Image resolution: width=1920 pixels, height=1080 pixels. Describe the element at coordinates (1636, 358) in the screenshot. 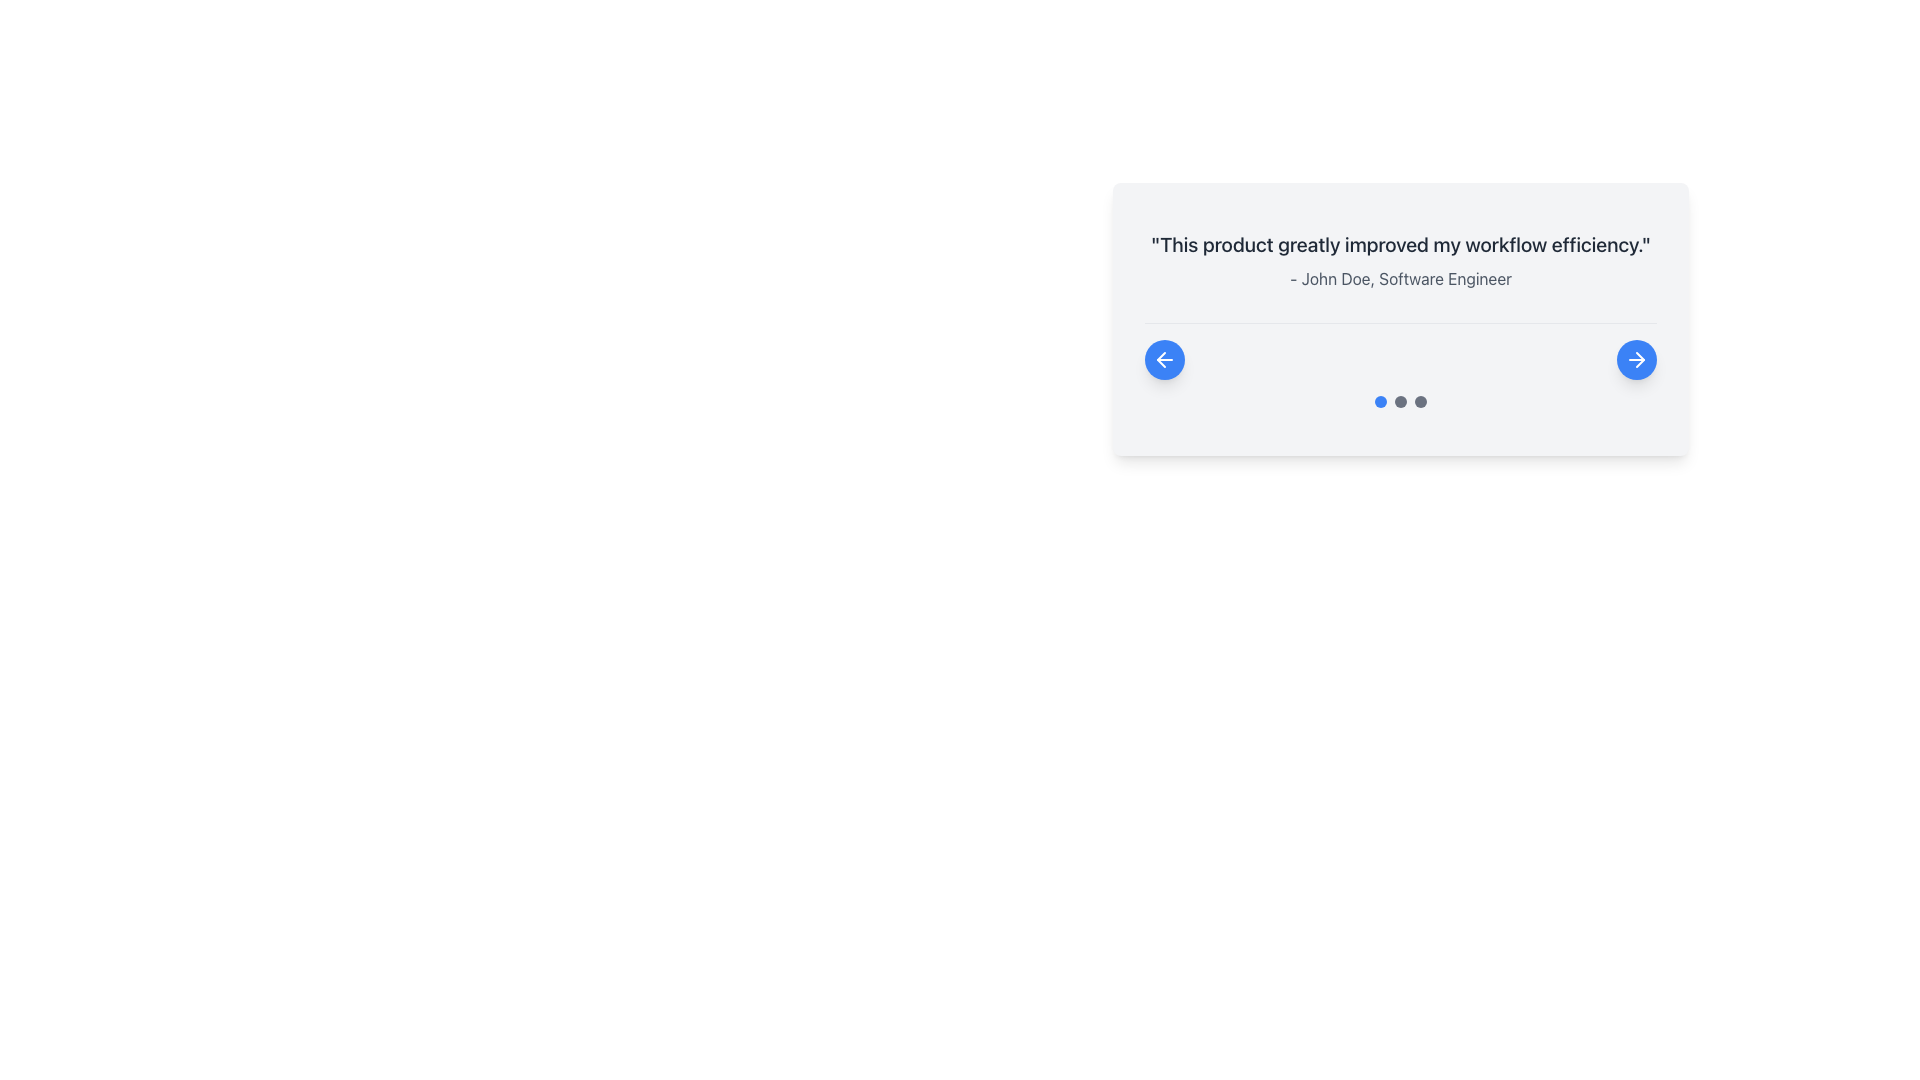

I see `the navigation button located at the bottom-right corner of the testimonial card to advance to the next slide` at that location.